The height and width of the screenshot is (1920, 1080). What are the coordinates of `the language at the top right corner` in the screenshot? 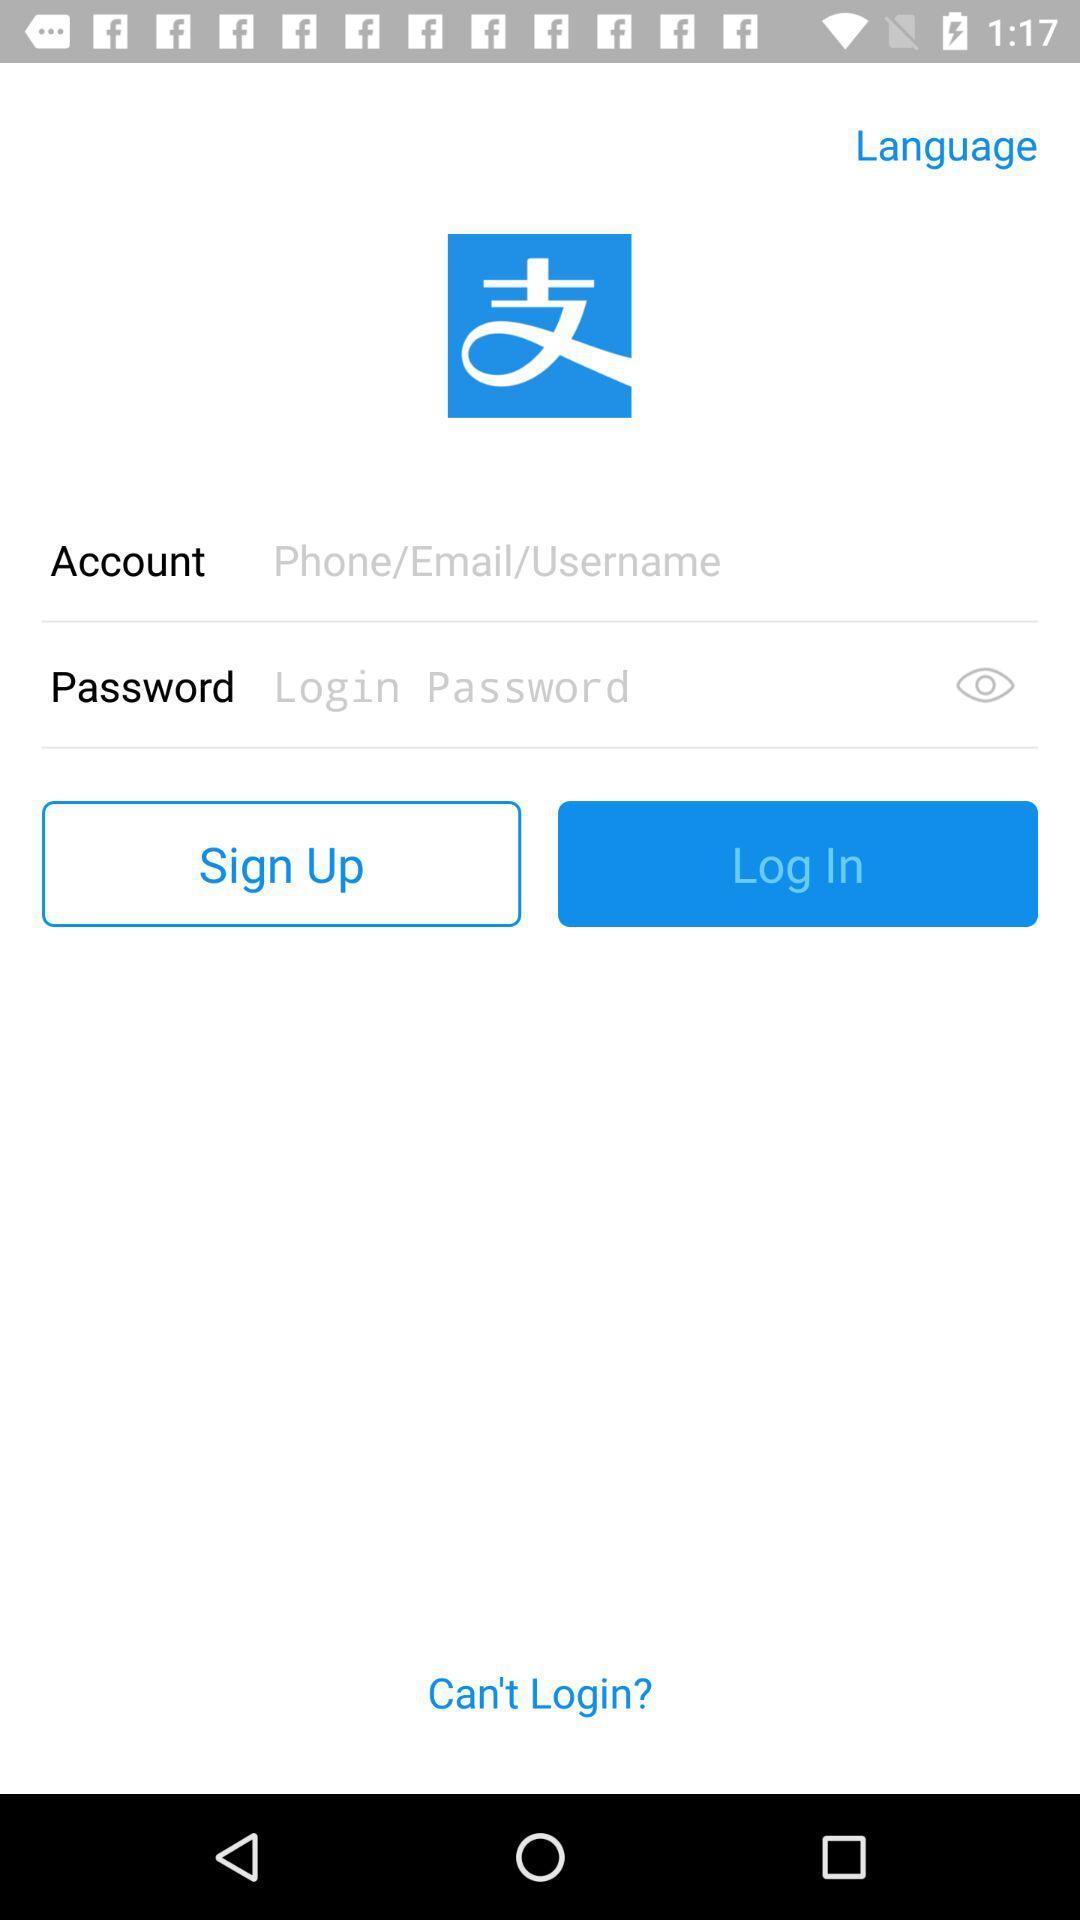 It's located at (945, 143).